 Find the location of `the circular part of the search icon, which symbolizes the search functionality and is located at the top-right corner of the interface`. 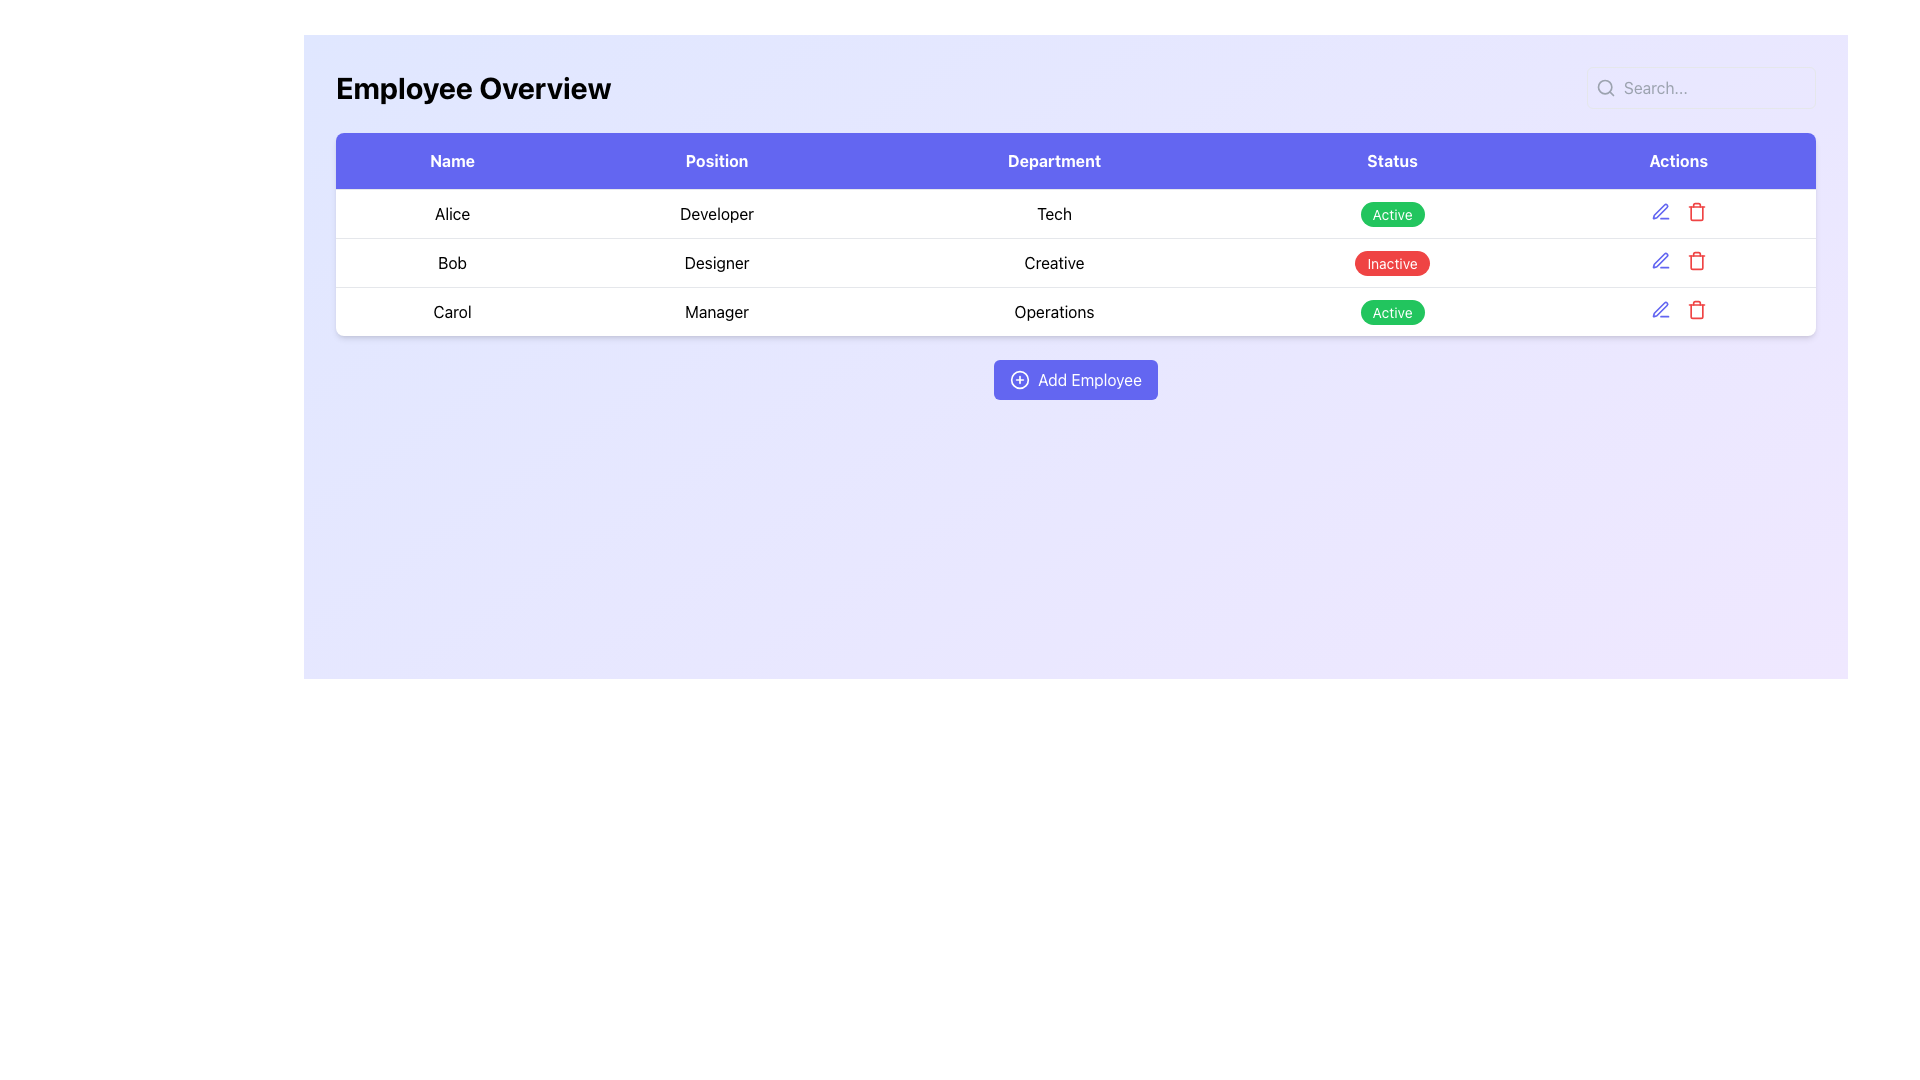

the circular part of the search icon, which symbolizes the search functionality and is located at the top-right corner of the interface is located at coordinates (1605, 86).